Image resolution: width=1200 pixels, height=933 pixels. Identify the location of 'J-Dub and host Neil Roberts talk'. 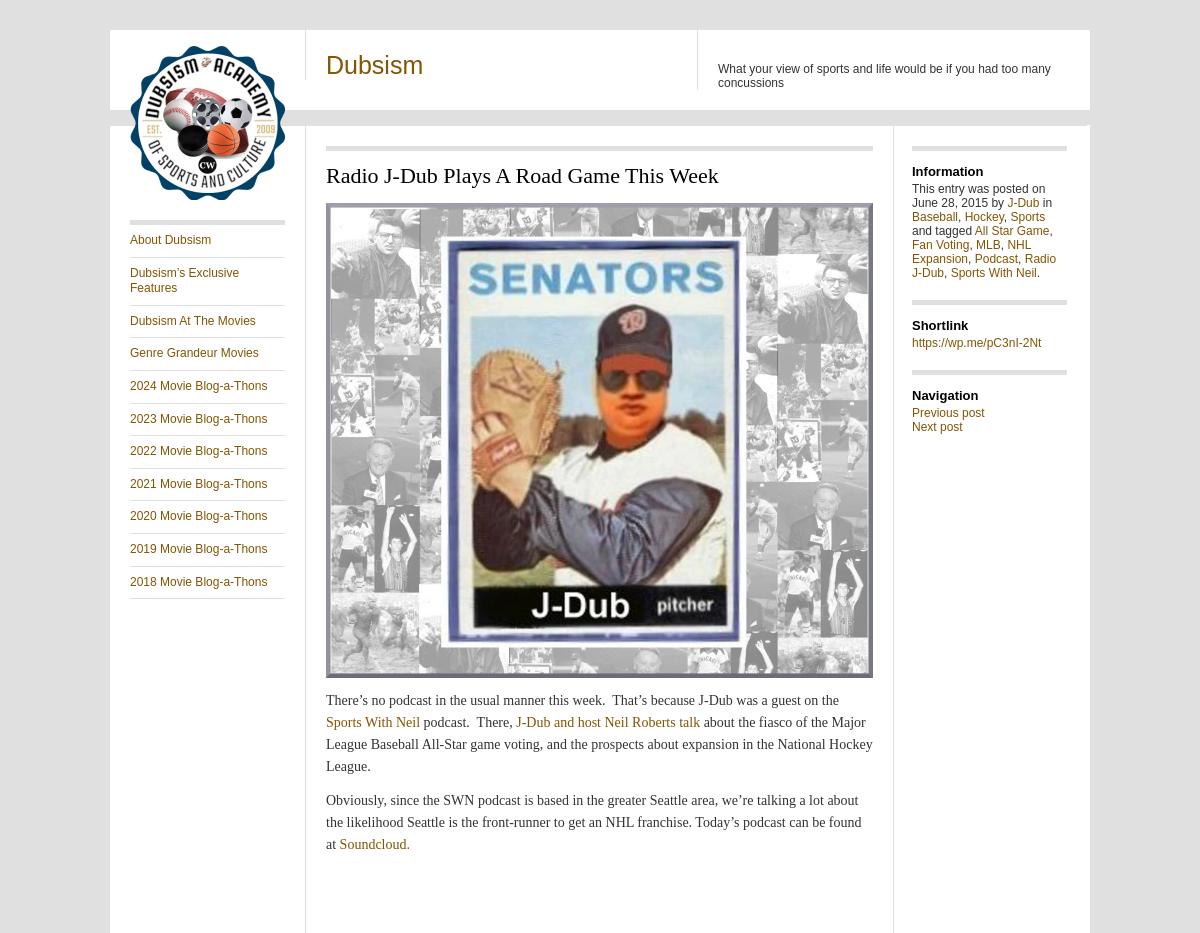
(608, 722).